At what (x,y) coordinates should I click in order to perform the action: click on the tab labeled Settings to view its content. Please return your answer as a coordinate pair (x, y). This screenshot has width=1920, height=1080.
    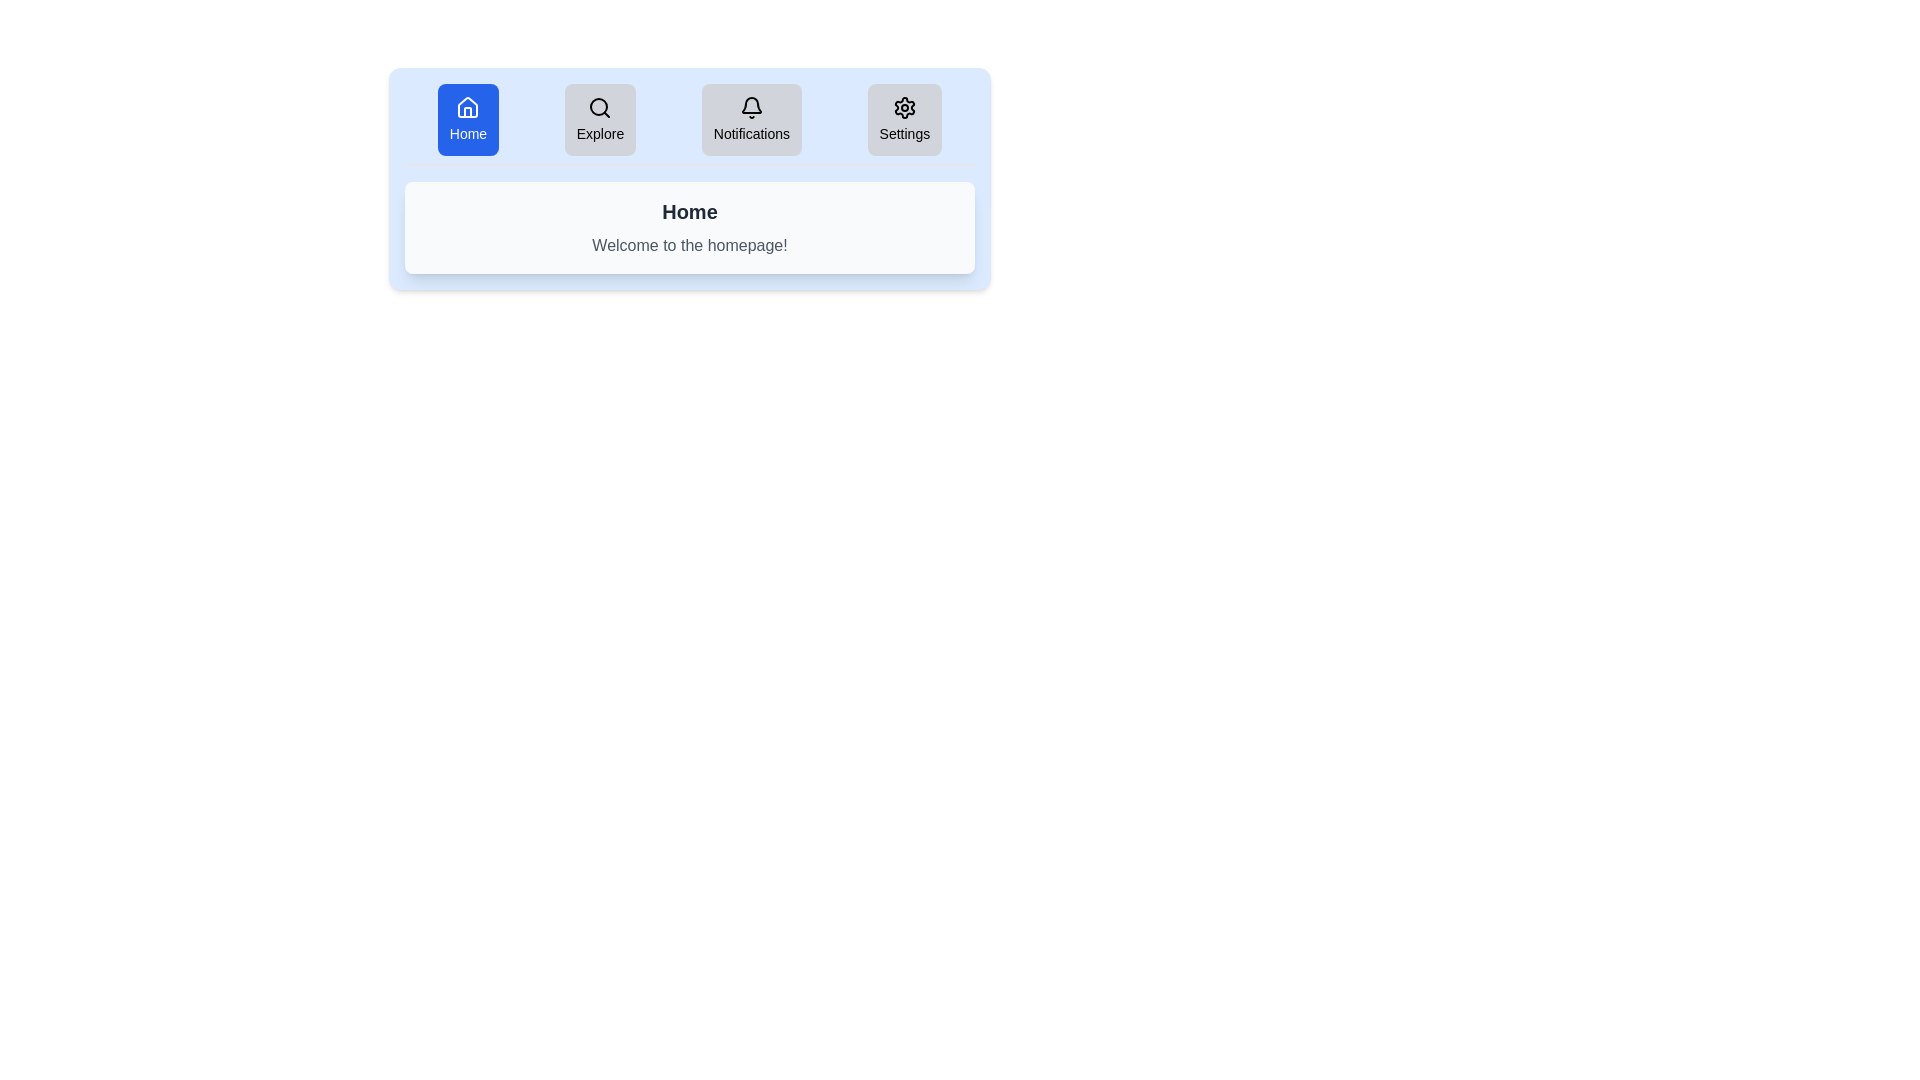
    Looking at the image, I should click on (902, 119).